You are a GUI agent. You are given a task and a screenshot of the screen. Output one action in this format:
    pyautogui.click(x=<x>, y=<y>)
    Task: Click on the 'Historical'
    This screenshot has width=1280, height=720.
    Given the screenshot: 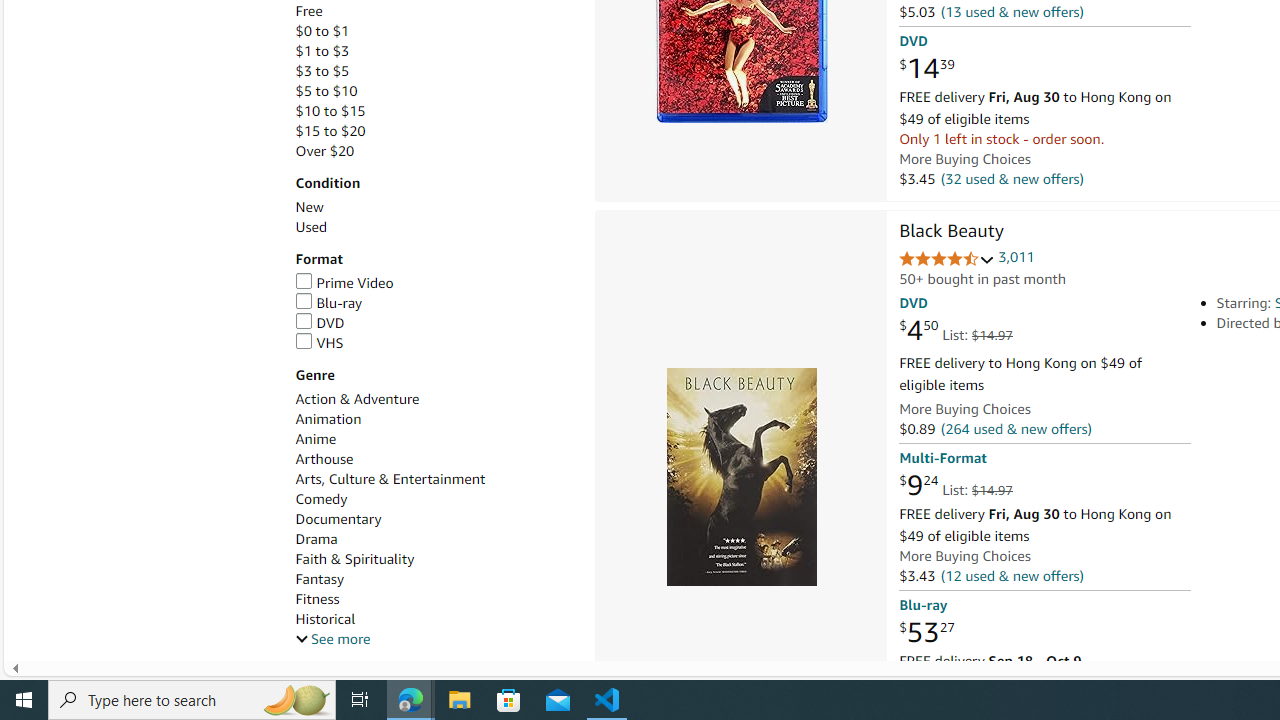 What is the action you would take?
    pyautogui.click(x=325, y=618)
    